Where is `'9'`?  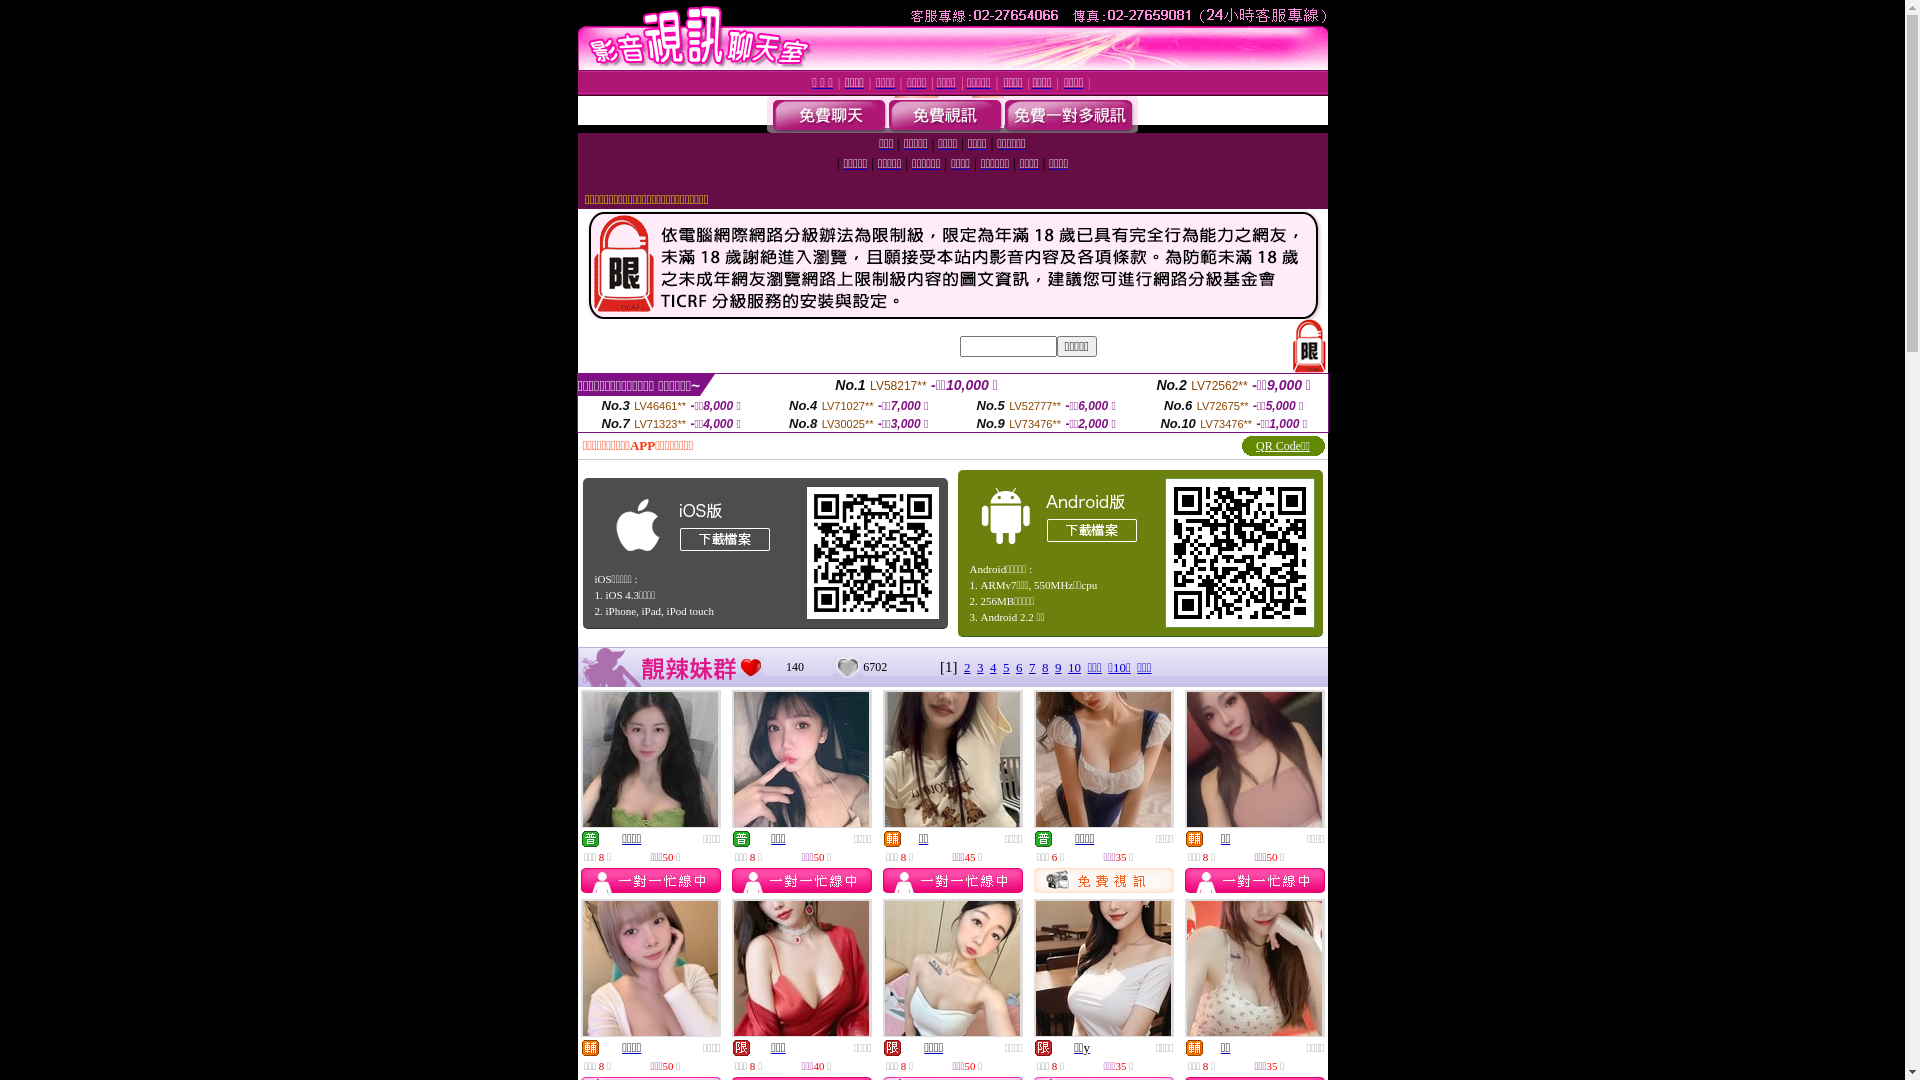 '9' is located at coordinates (1057, 667).